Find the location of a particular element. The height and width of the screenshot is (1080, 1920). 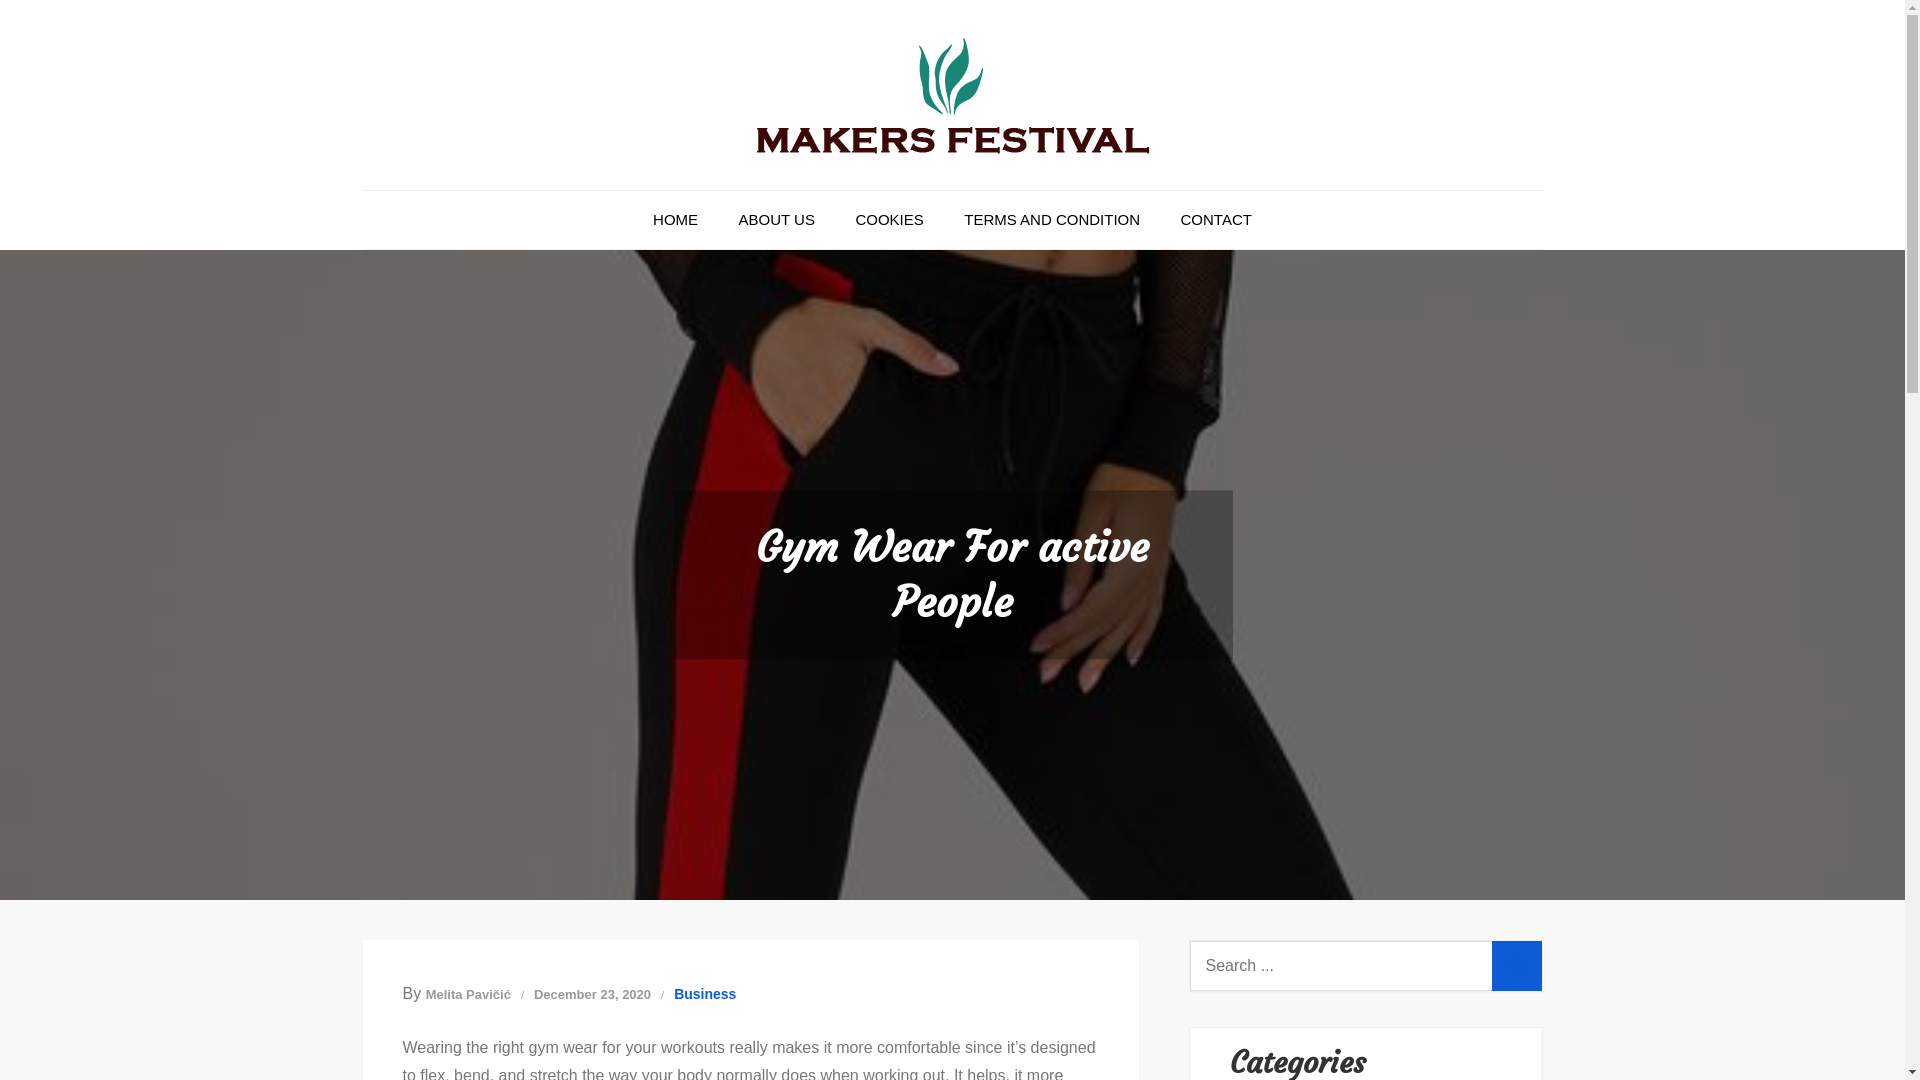

'Makers Festival' is located at coordinates (805, 196).